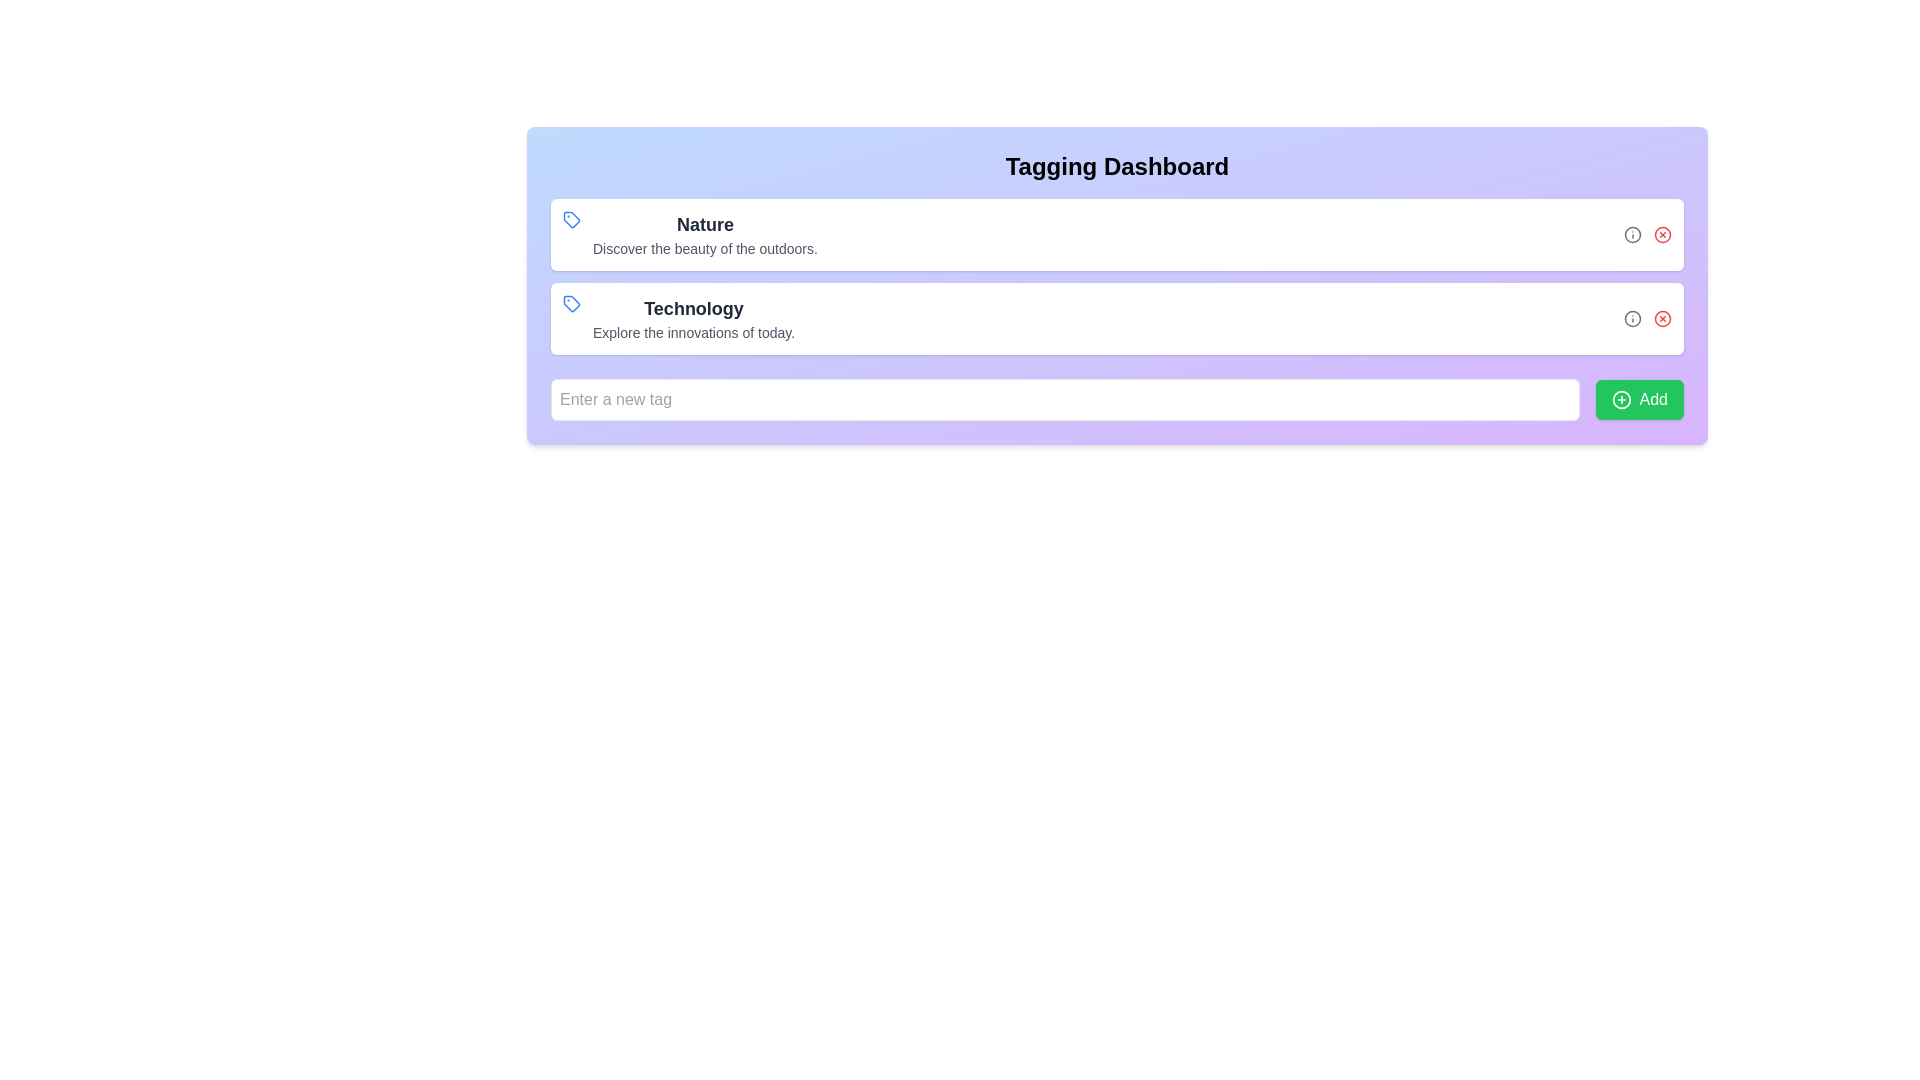 The width and height of the screenshot is (1920, 1080). I want to click on the tag icon located, so click(570, 219).